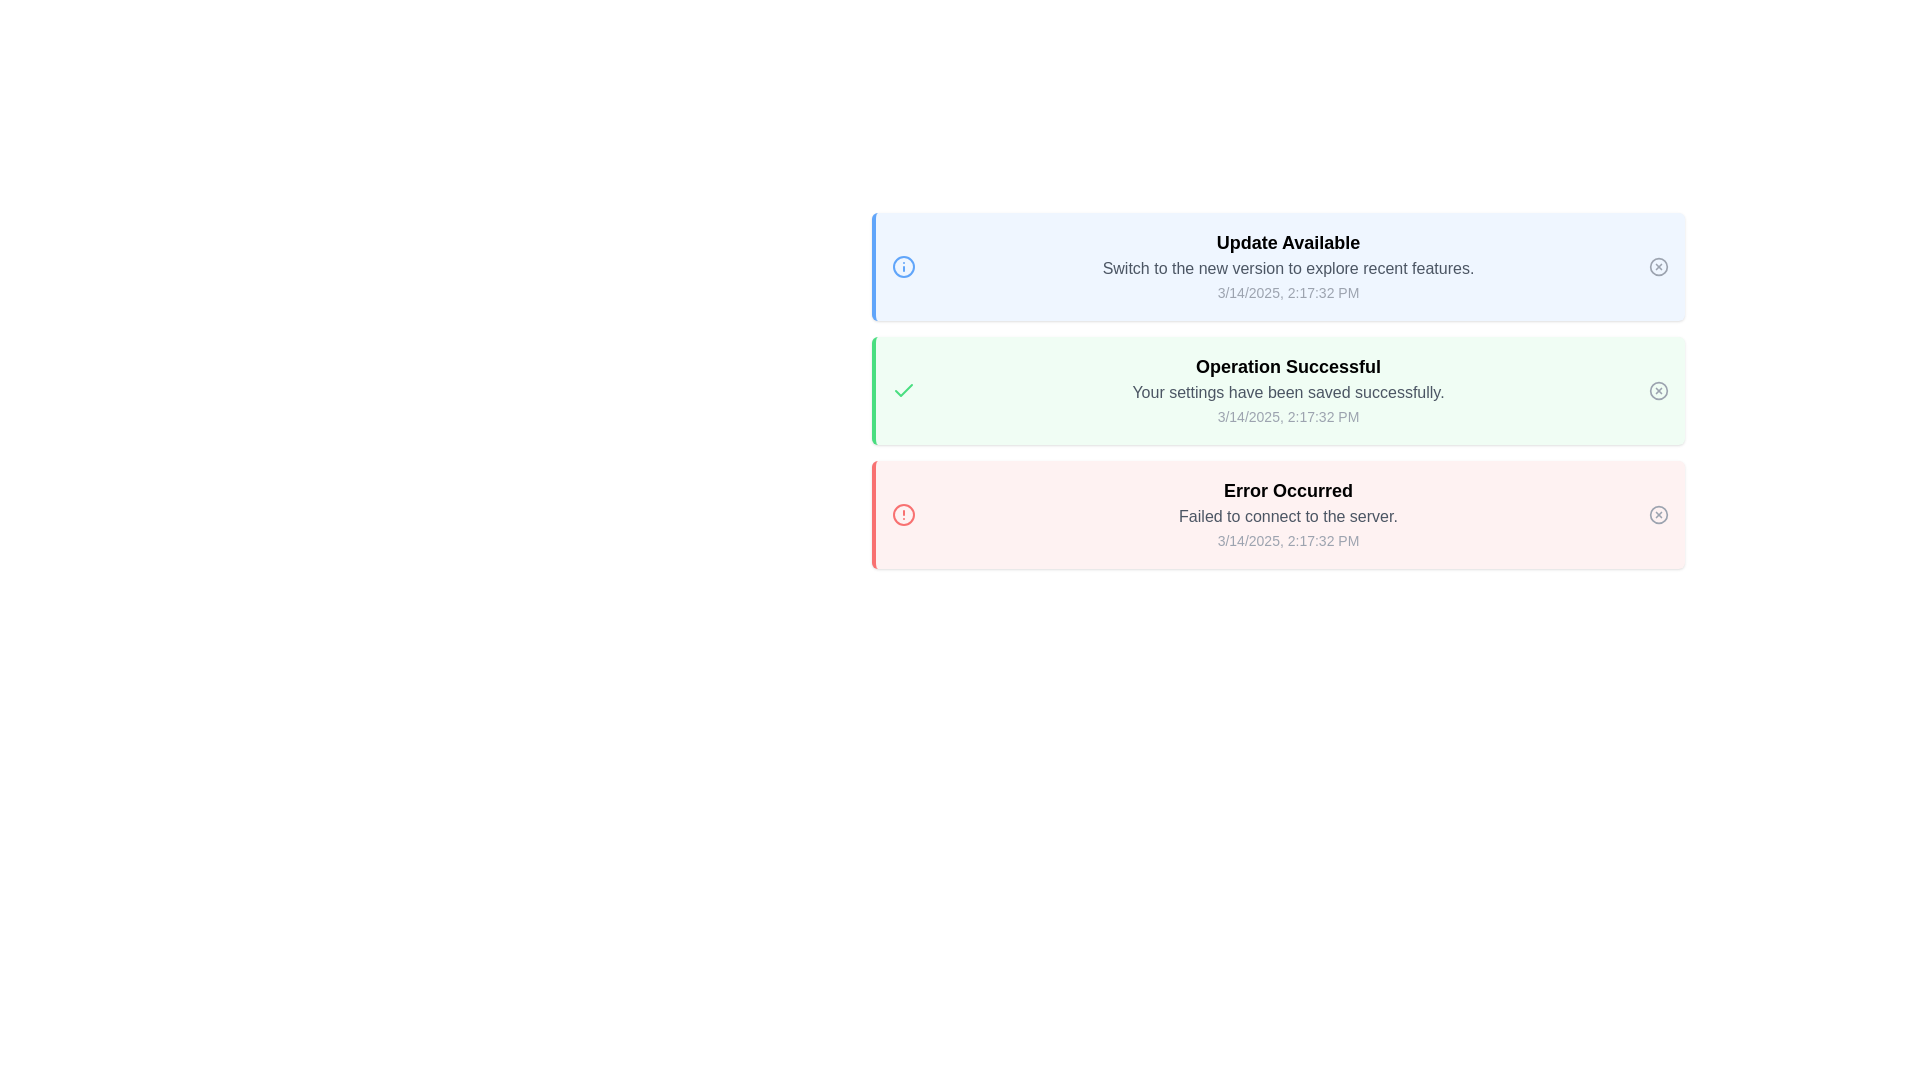 This screenshot has width=1920, height=1080. Describe the element at coordinates (1288, 540) in the screenshot. I see `the static text that displays the timestamp information of the error notification, located at the bottom of the notification card, third line after 'Error Occurred' and 'Failed to connect to the server.'` at that location.